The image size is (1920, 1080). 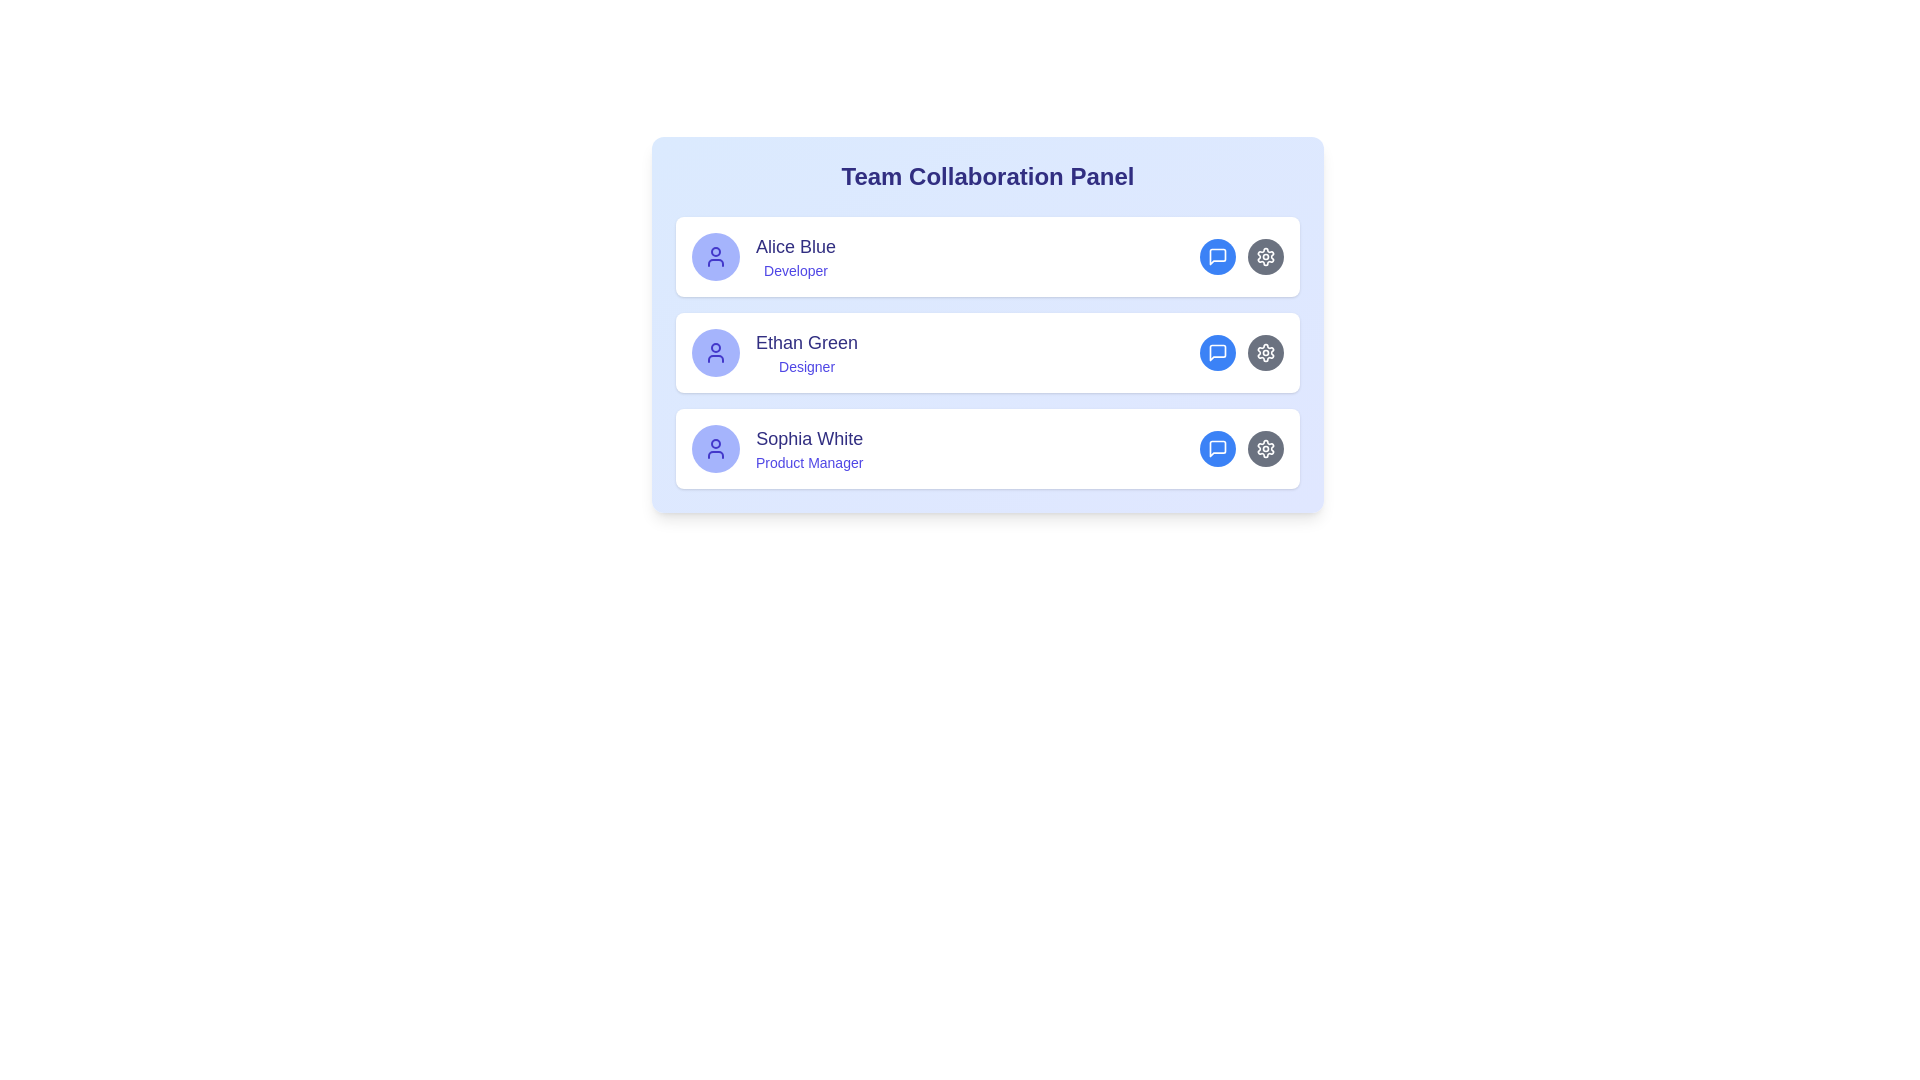 I want to click on the circular user avatar icon with an indigo background, located to the left of the 'Alice Blue Developer' entry in the 'Team Collaboration Panel', so click(x=715, y=256).